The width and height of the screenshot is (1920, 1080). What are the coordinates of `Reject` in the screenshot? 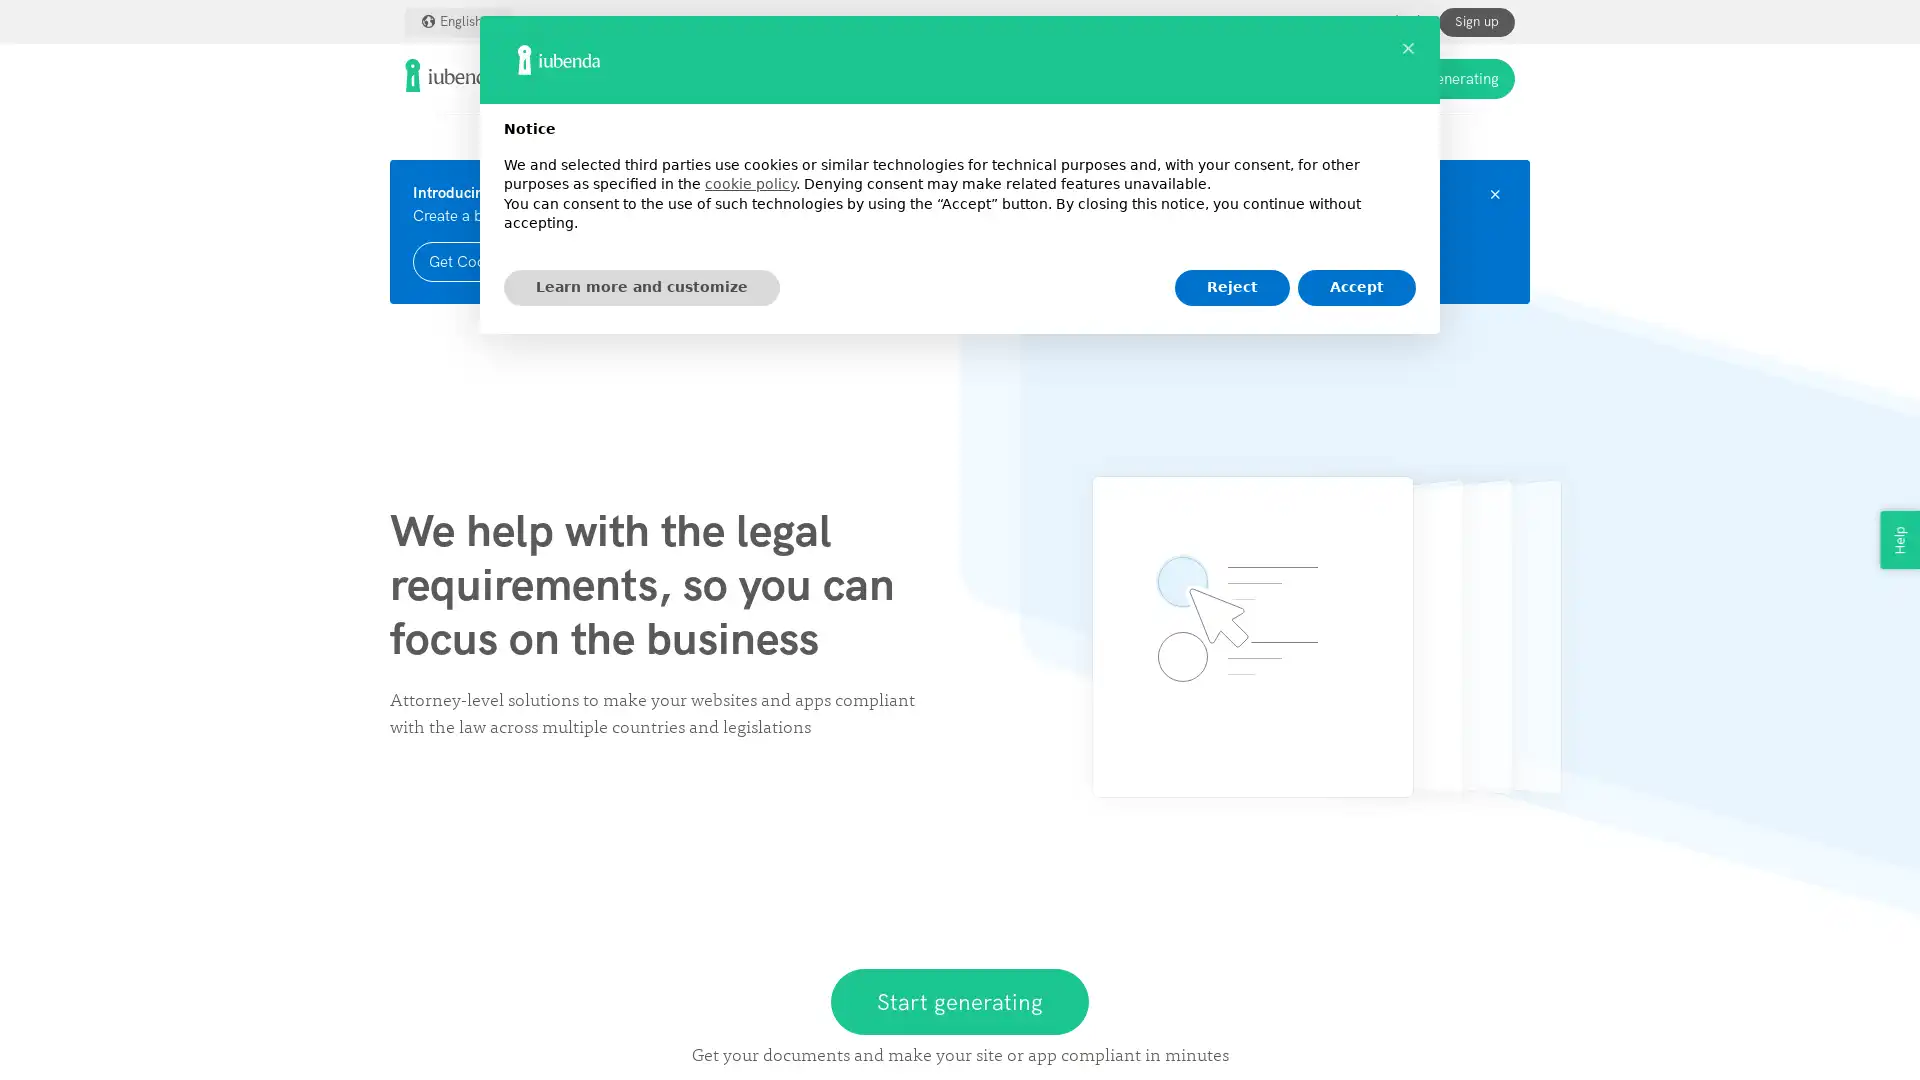 It's located at (1231, 286).